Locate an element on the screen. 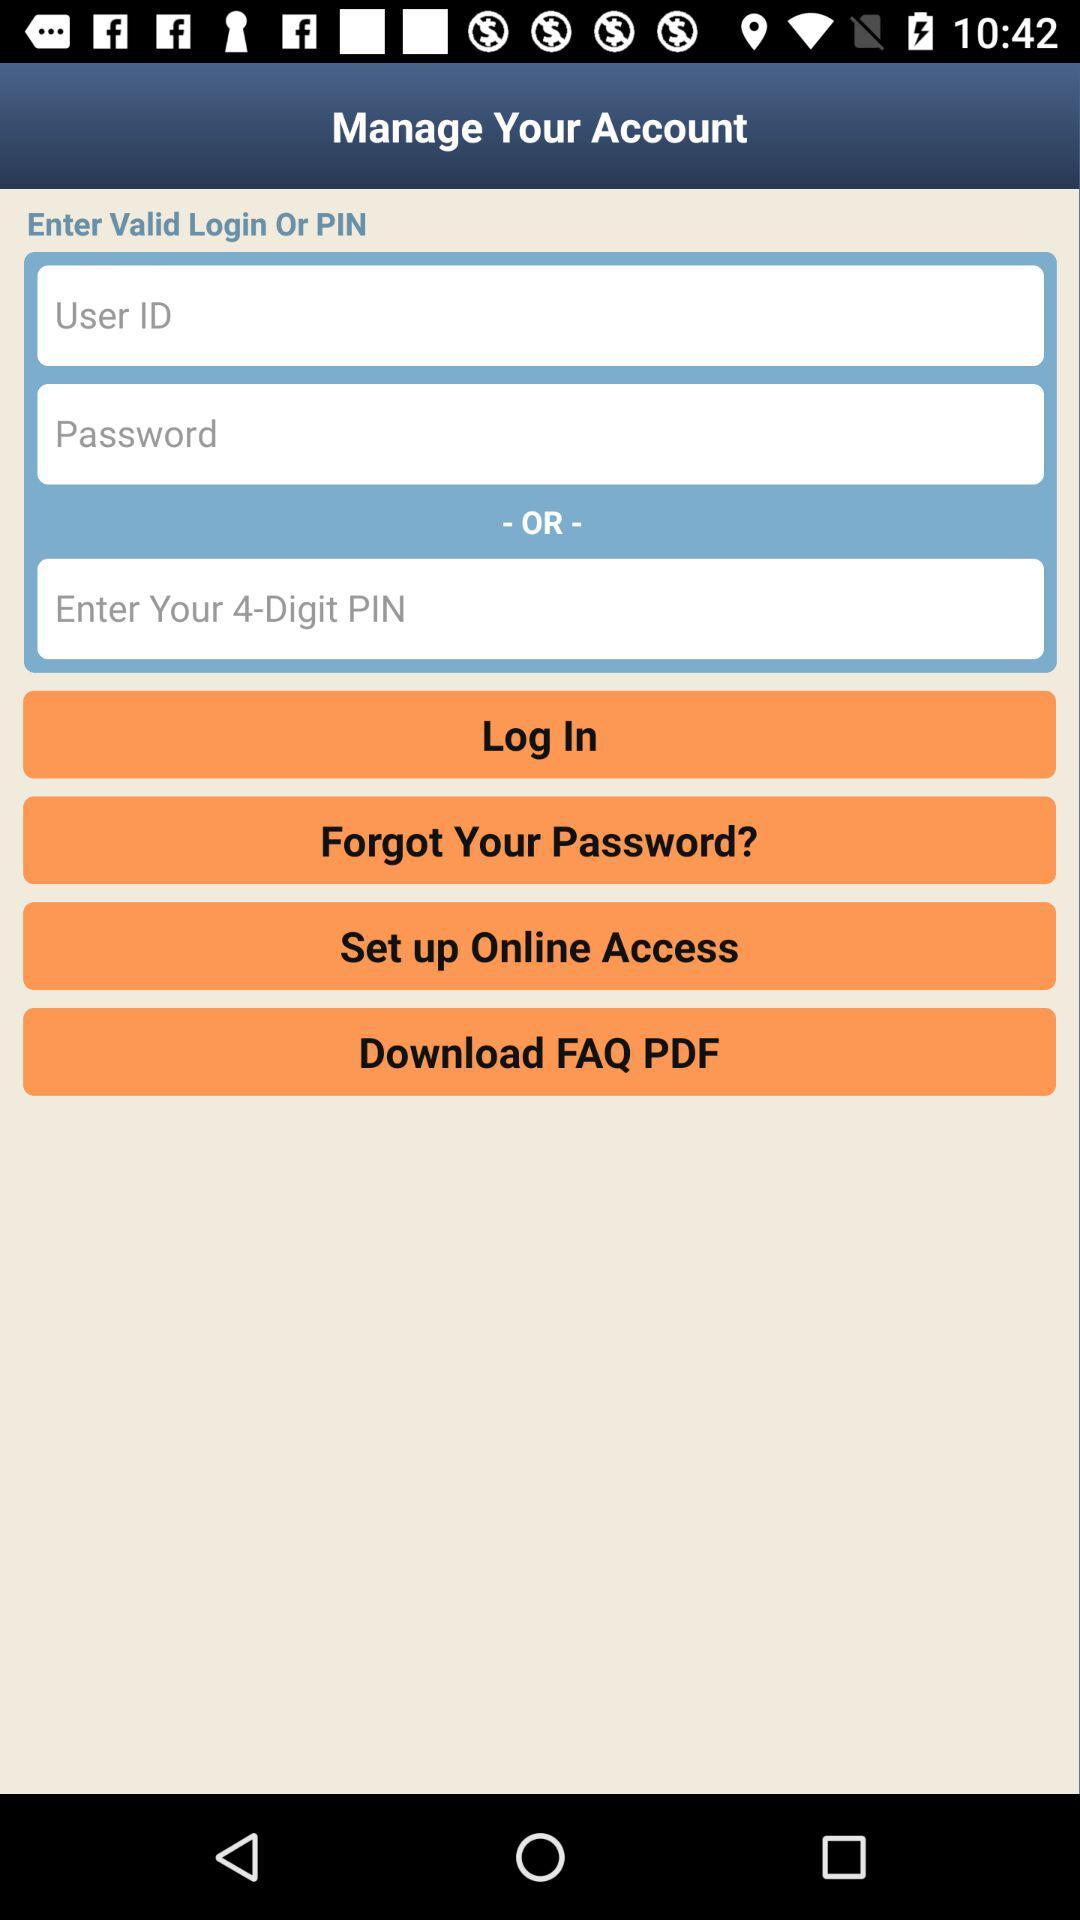  user id here is located at coordinates (540, 314).